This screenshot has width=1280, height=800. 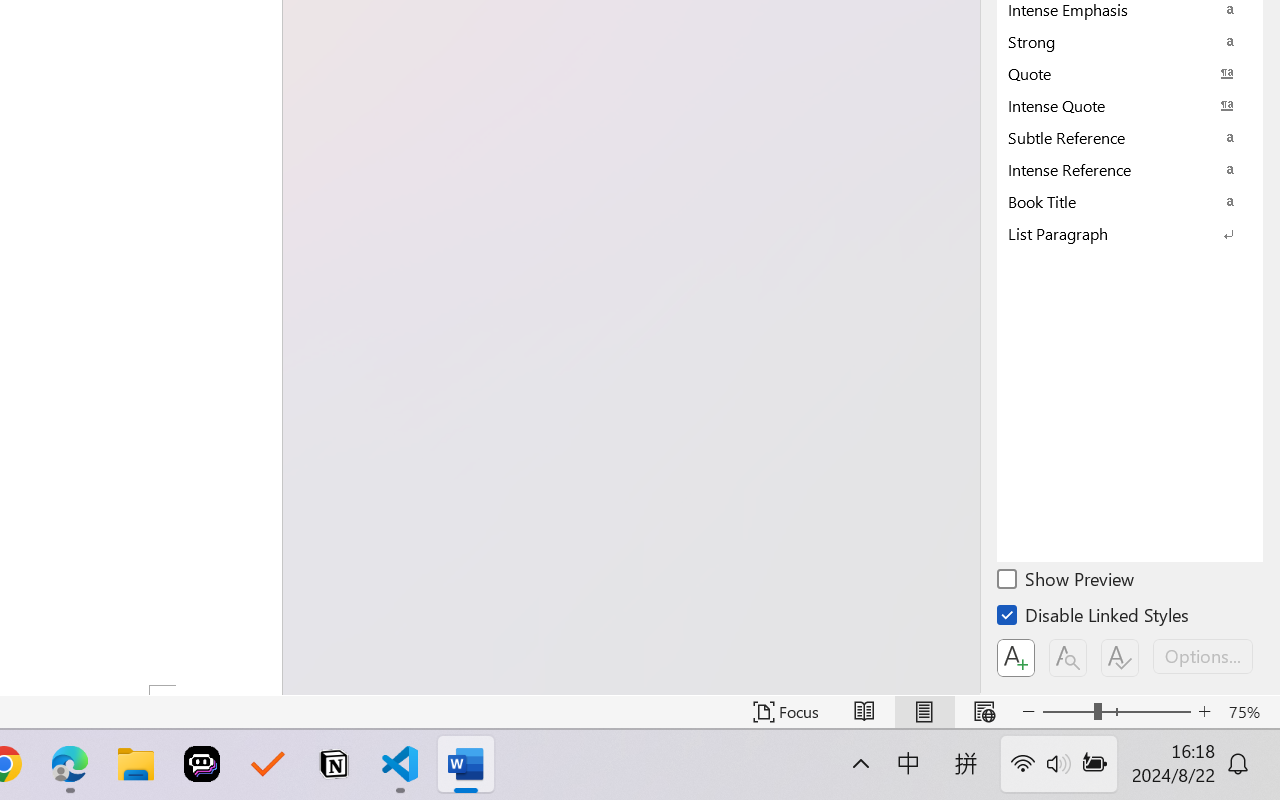 I want to click on 'Options...', so click(x=1202, y=655).